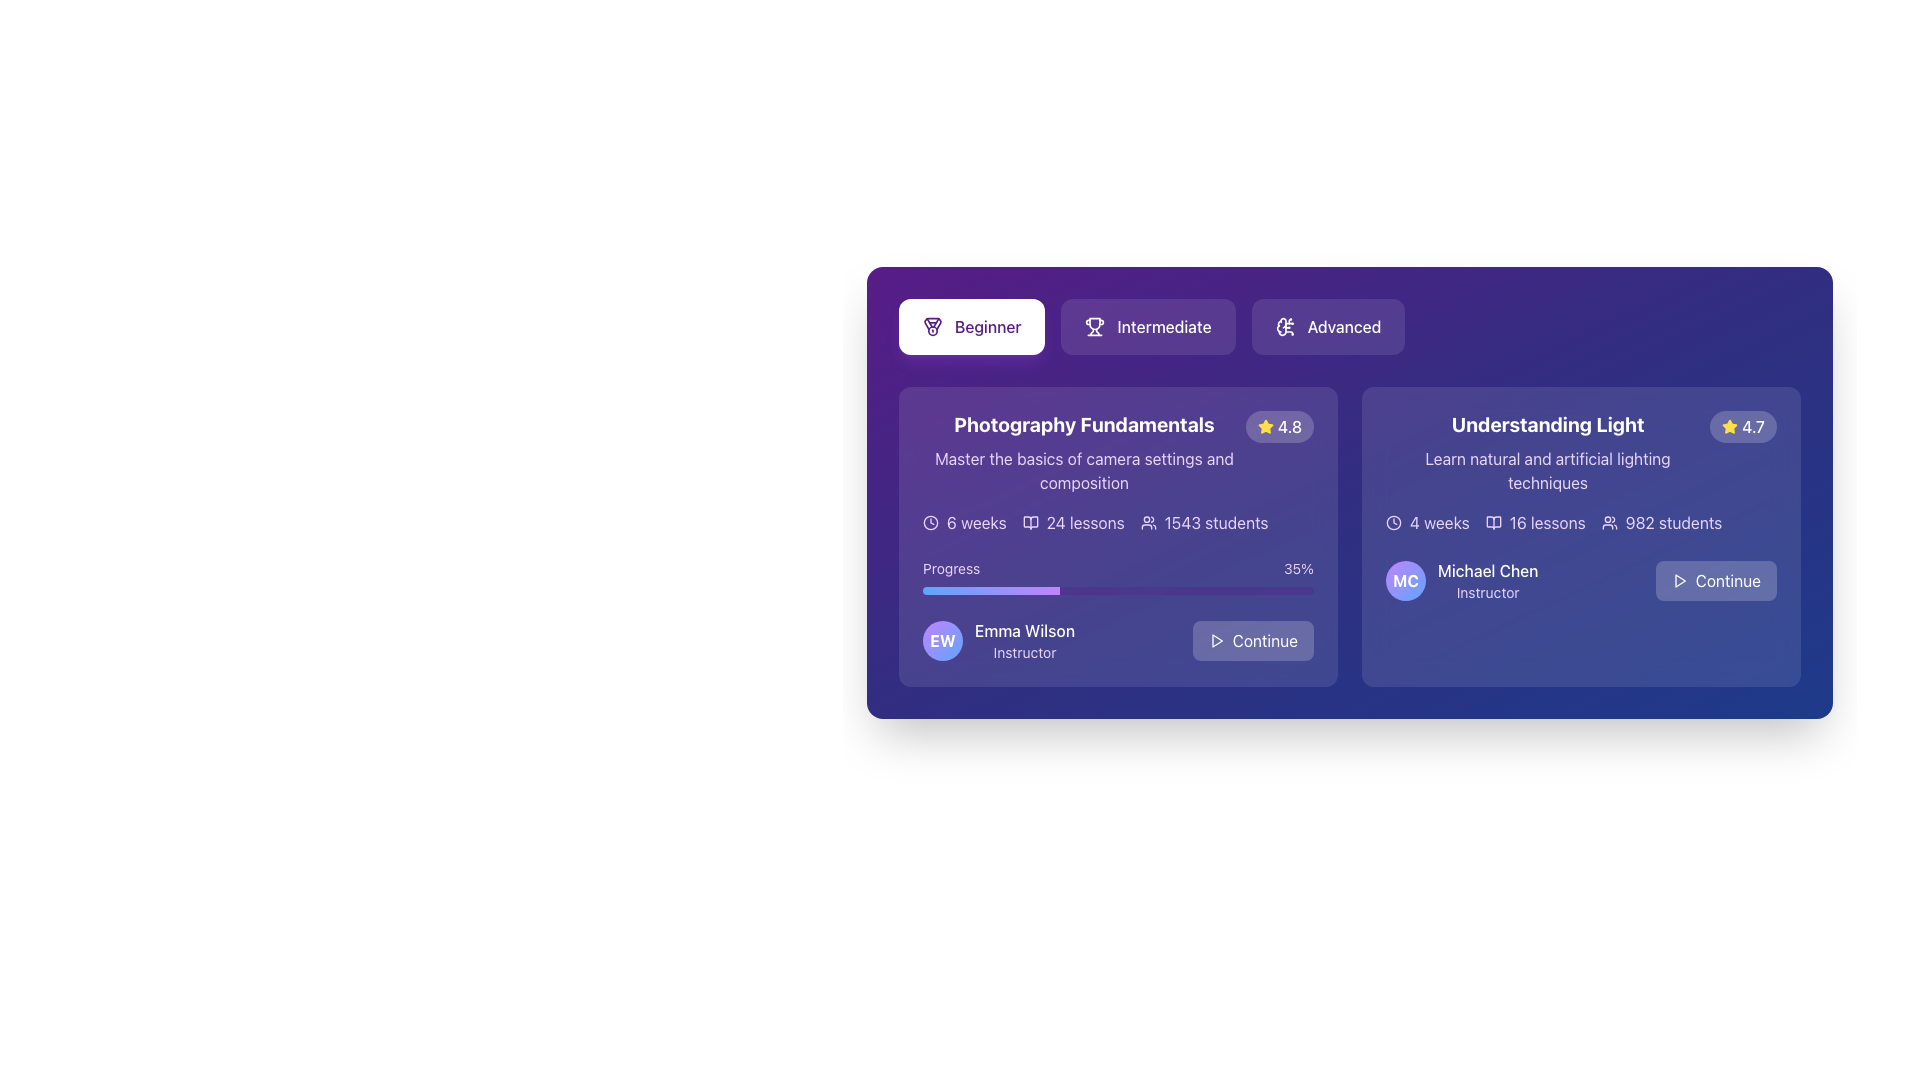 The width and height of the screenshot is (1920, 1080). What do you see at coordinates (1547, 423) in the screenshot?
I see `the Text heading titled 'Understanding Light', which is located at the top of the right card in the layout, directly above the subtitle` at bounding box center [1547, 423].